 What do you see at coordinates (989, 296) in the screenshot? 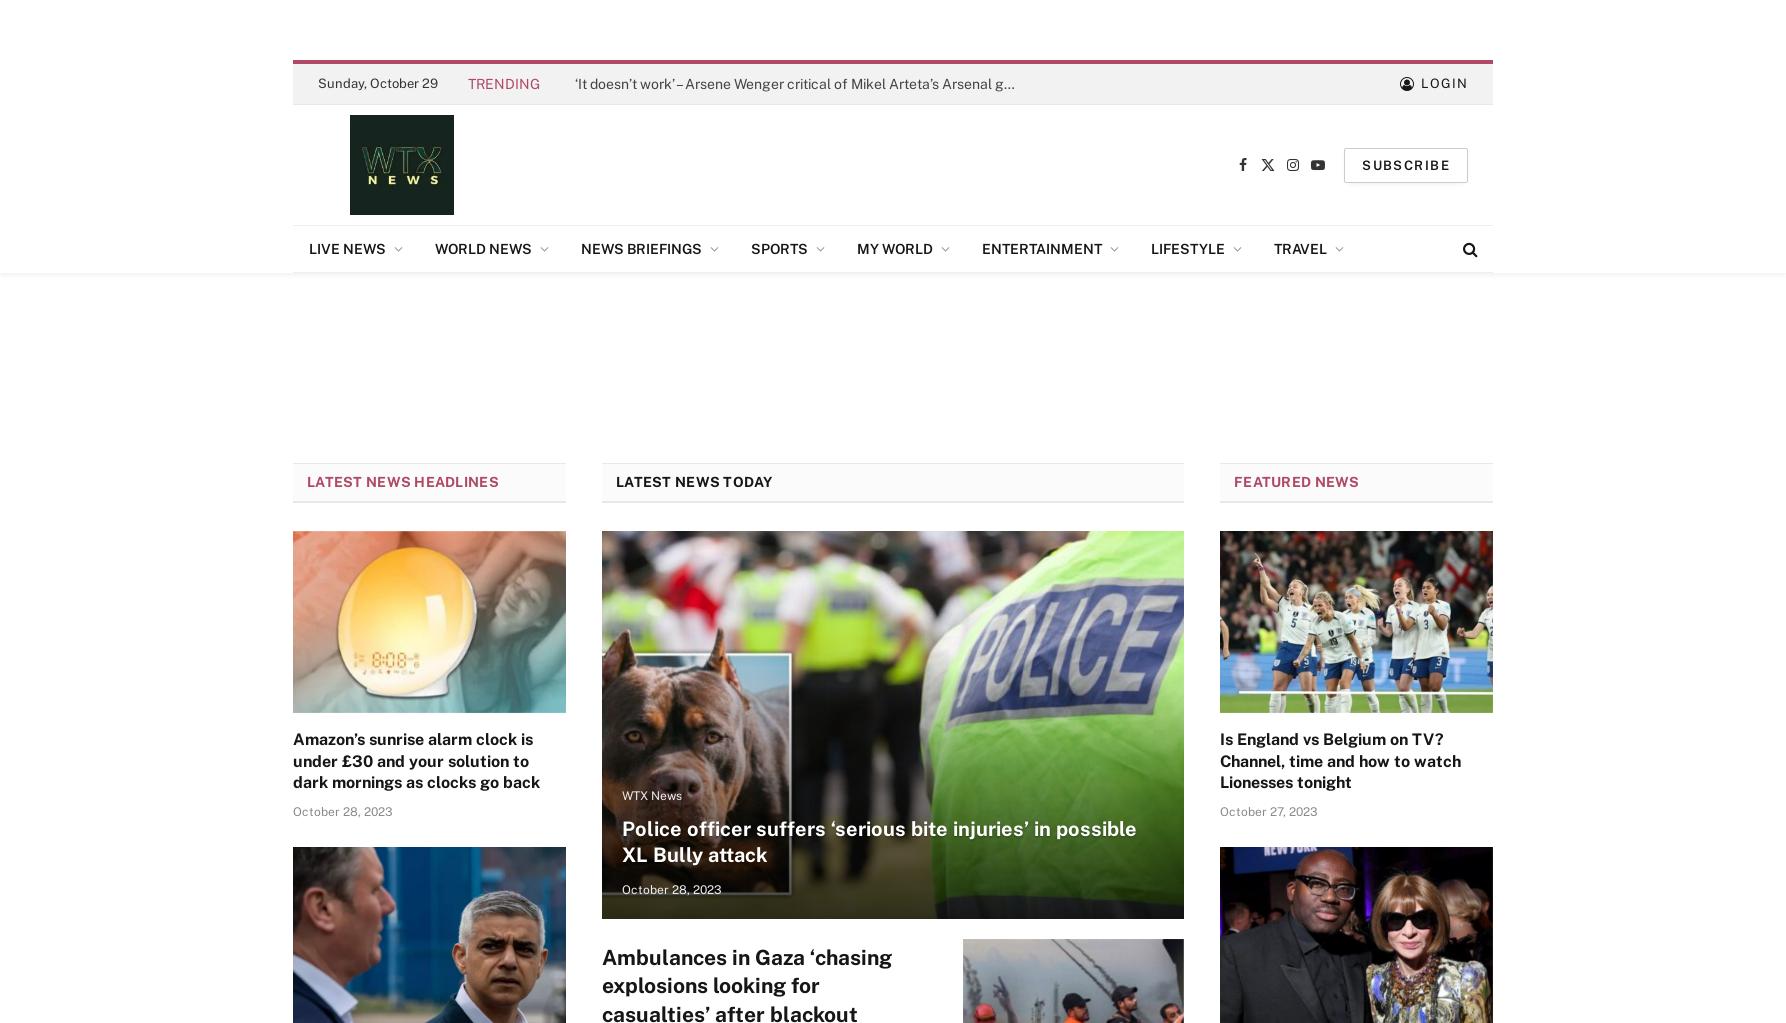
I see `'Insta Talk'` at bounding box center [989, 296].